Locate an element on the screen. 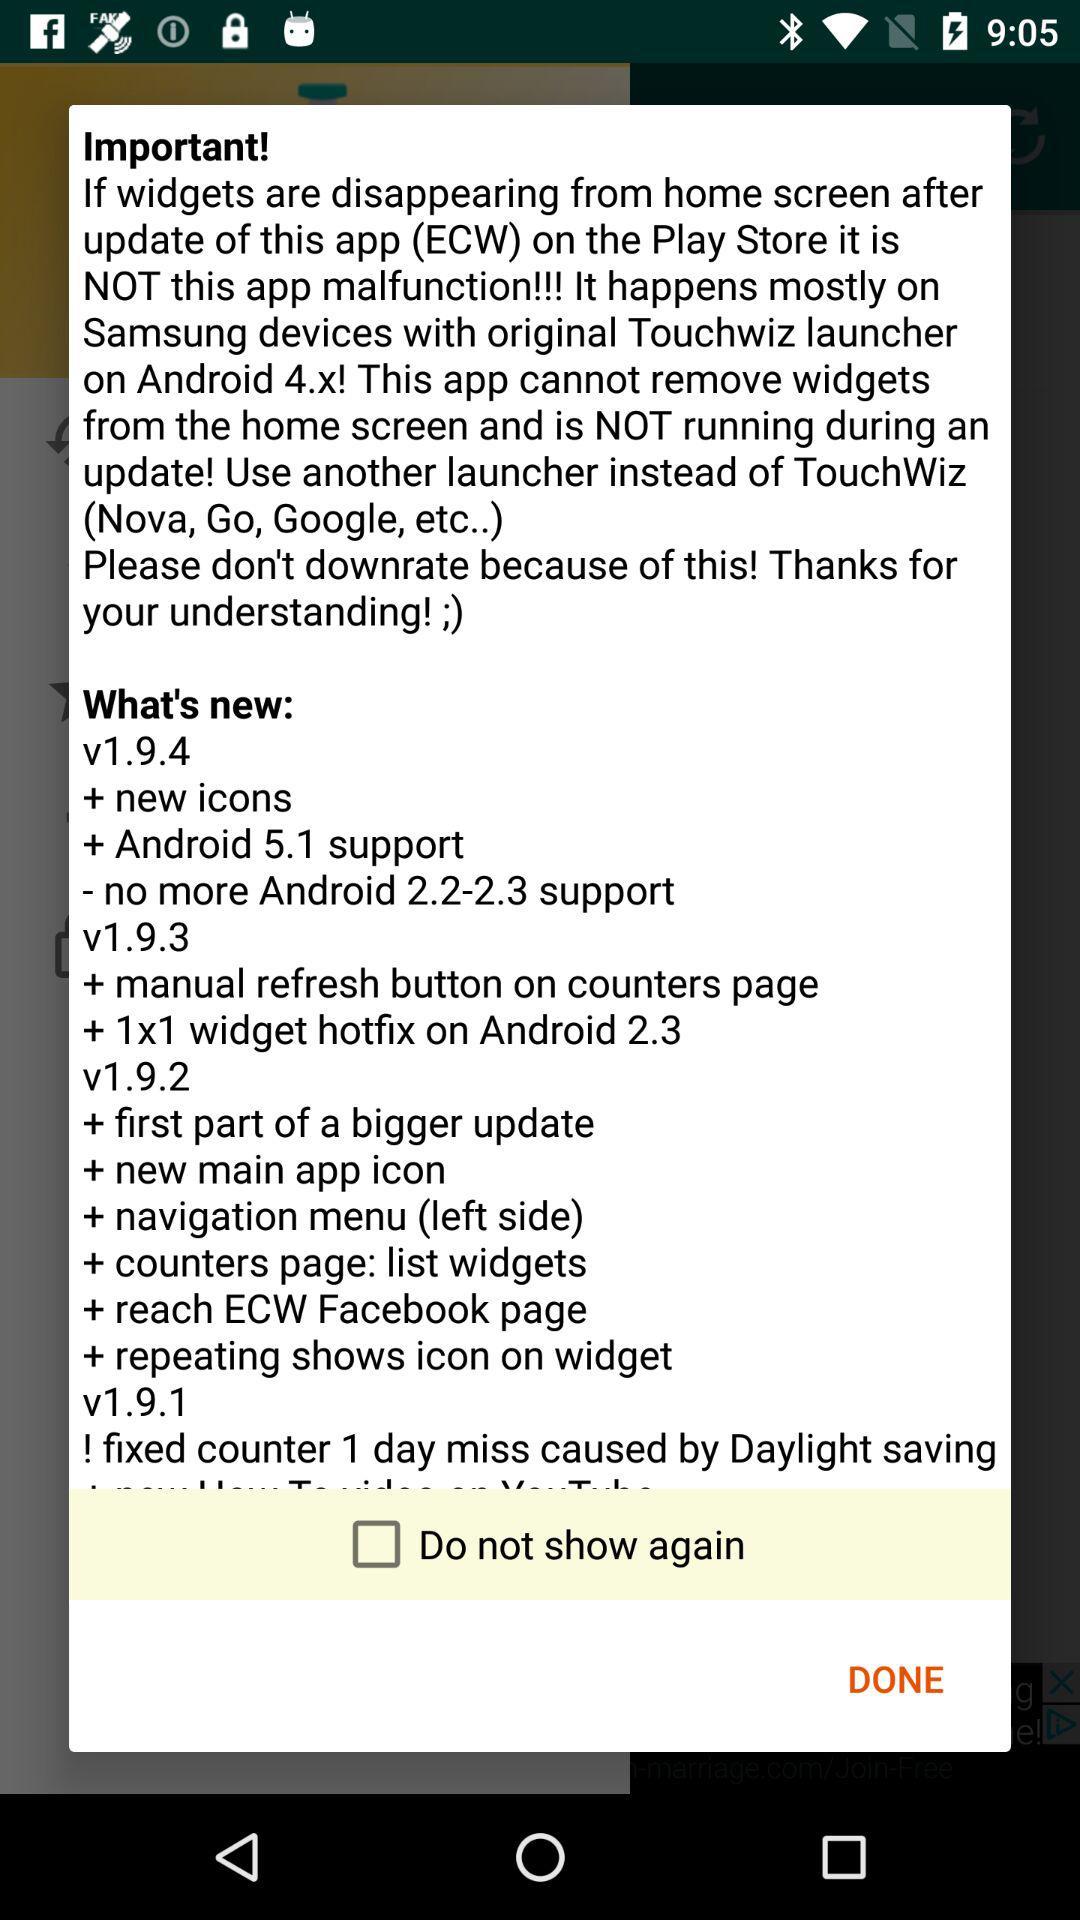 This screenshot has width=1080, height=1920. the icon at the bottom is located at coordinates (540, 1543).